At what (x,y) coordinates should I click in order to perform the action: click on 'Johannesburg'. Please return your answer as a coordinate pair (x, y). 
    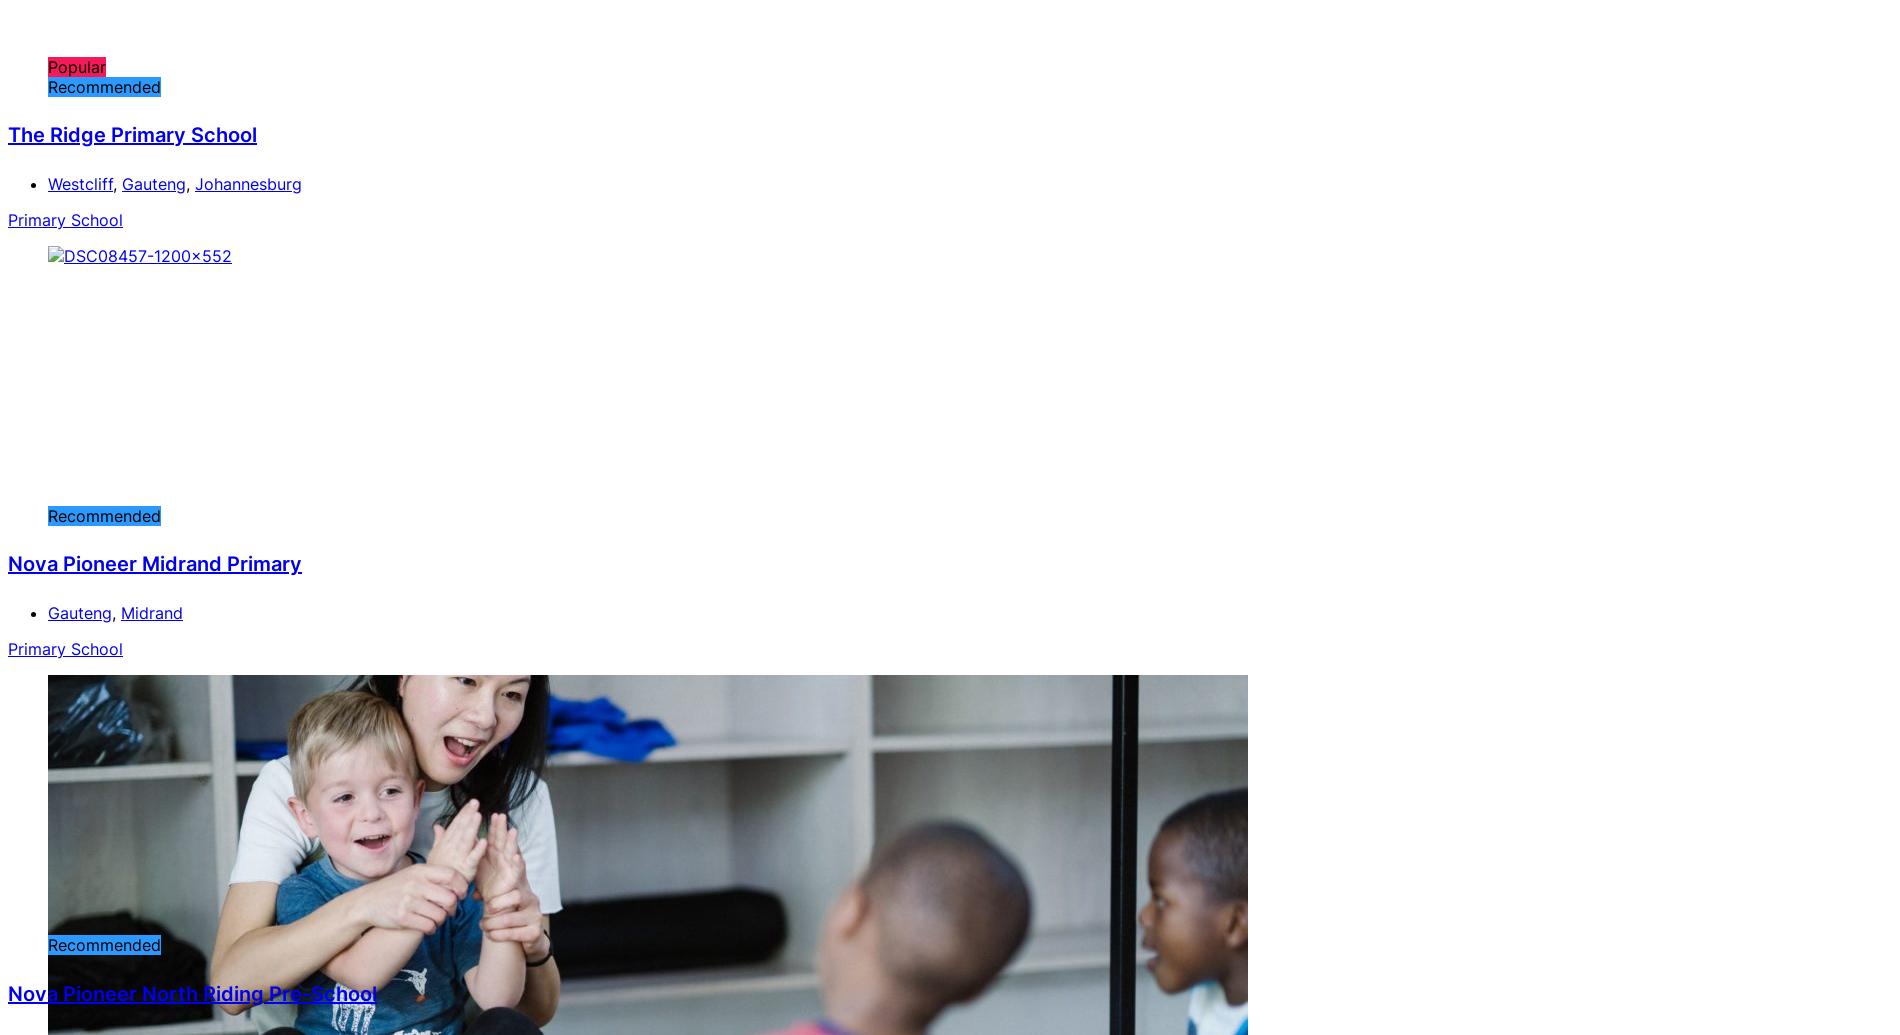
    Looking at the image, I should click on (247, 182).